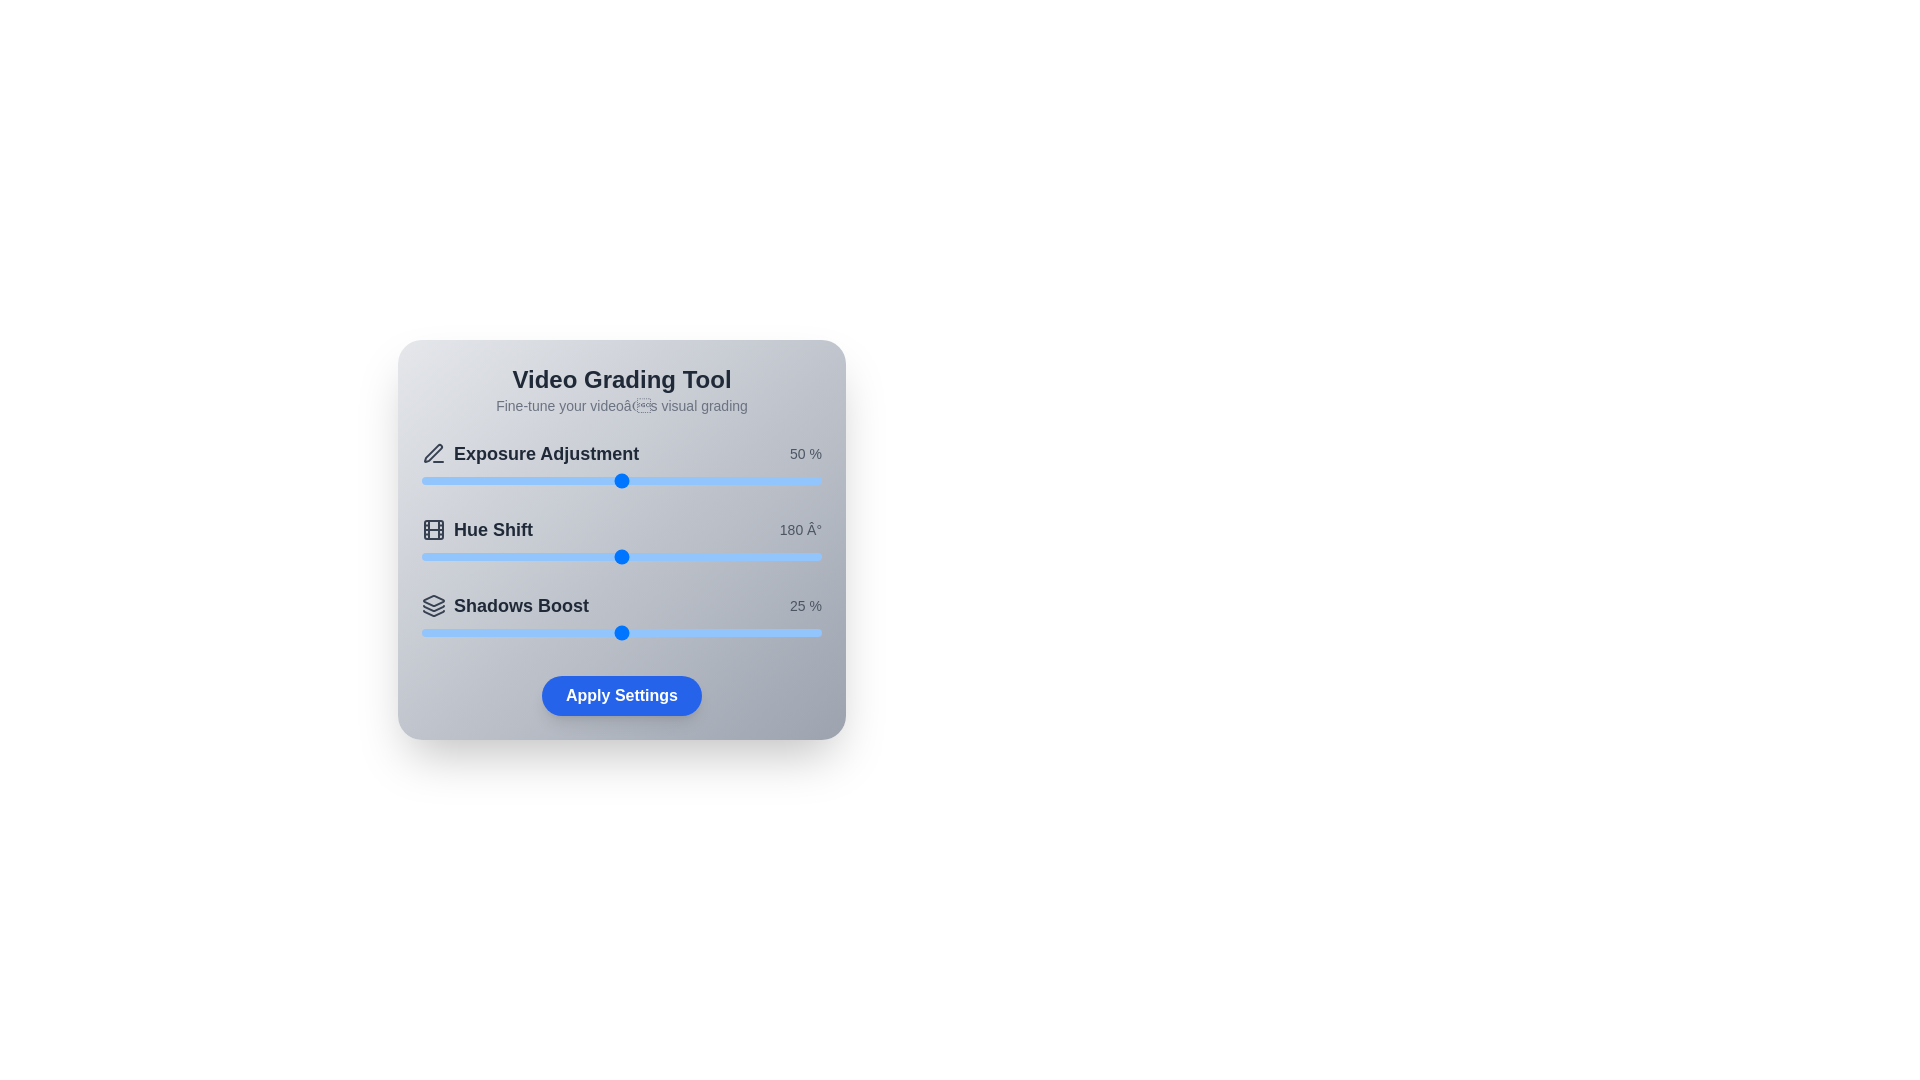  I want to click on the exposure adjustment, so click(814, 481).